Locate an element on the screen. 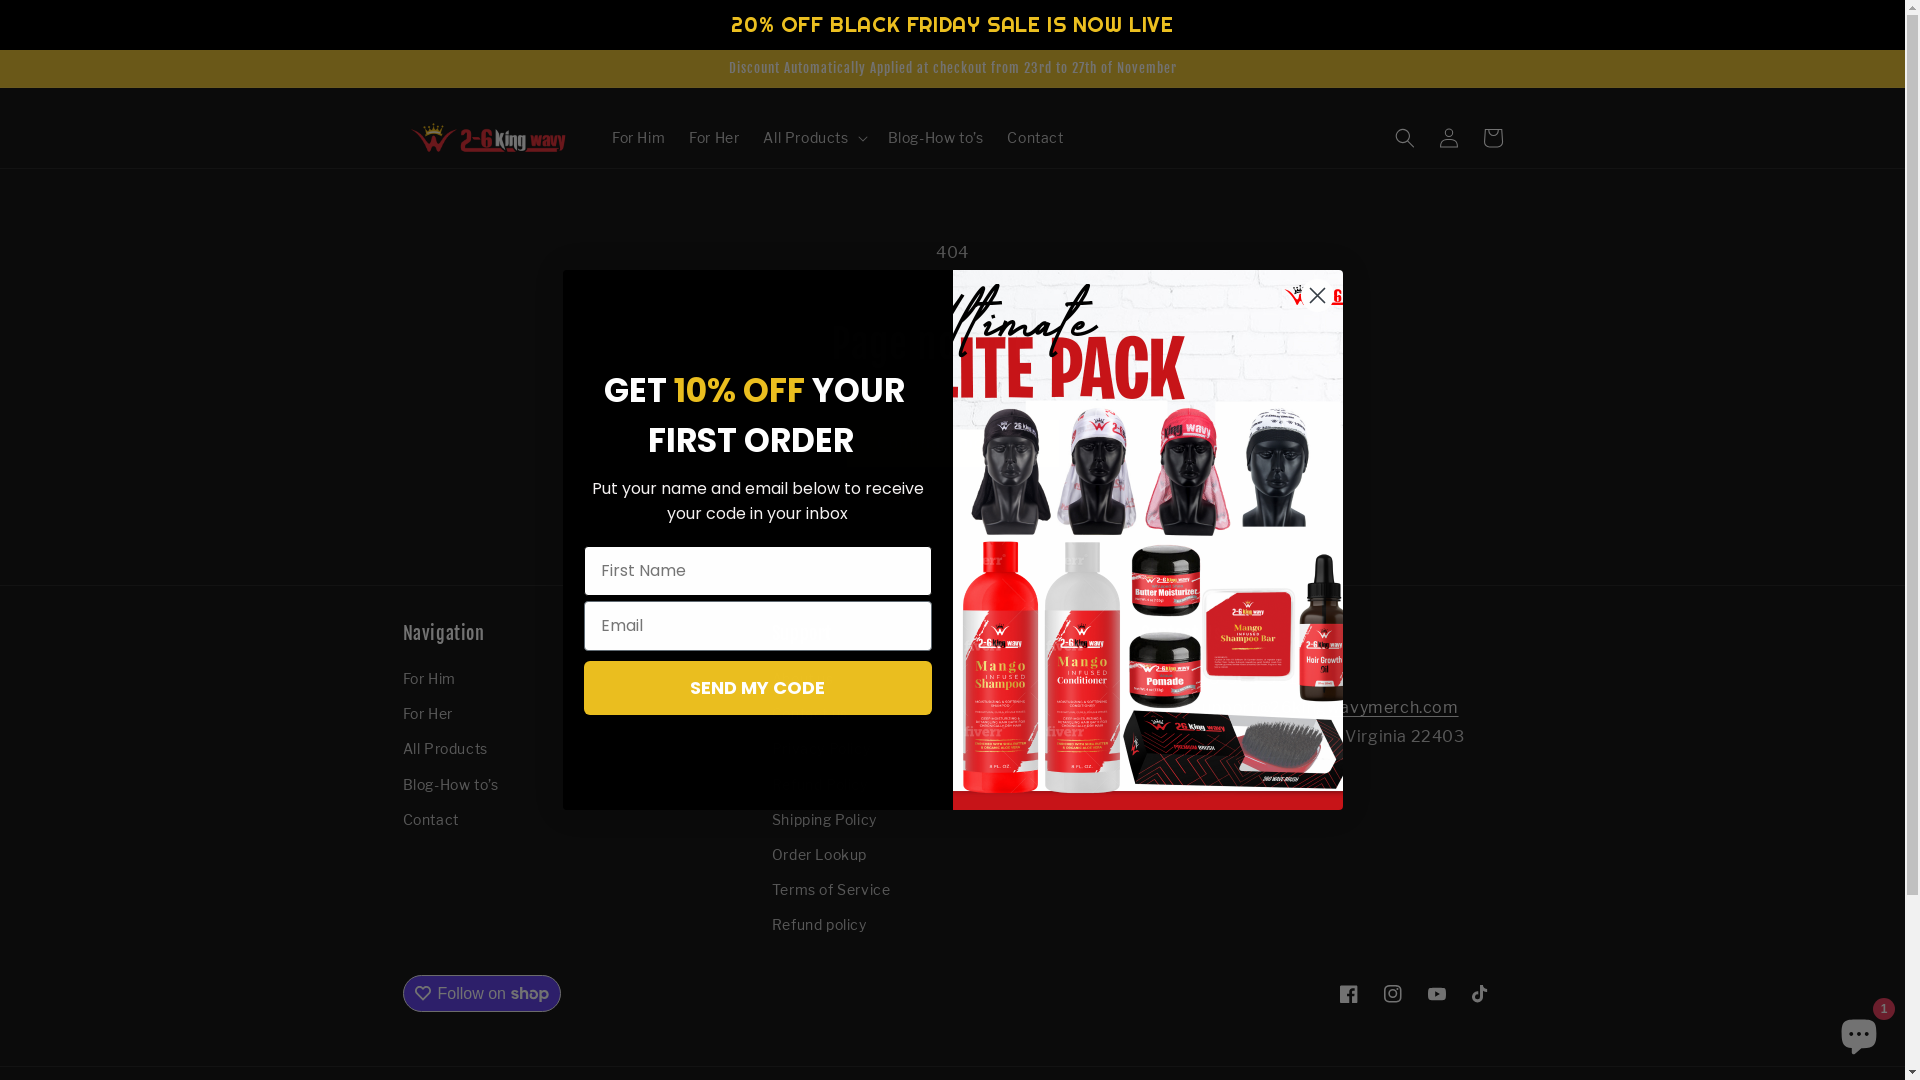  'Contact' is located at coordinates (429, 819).